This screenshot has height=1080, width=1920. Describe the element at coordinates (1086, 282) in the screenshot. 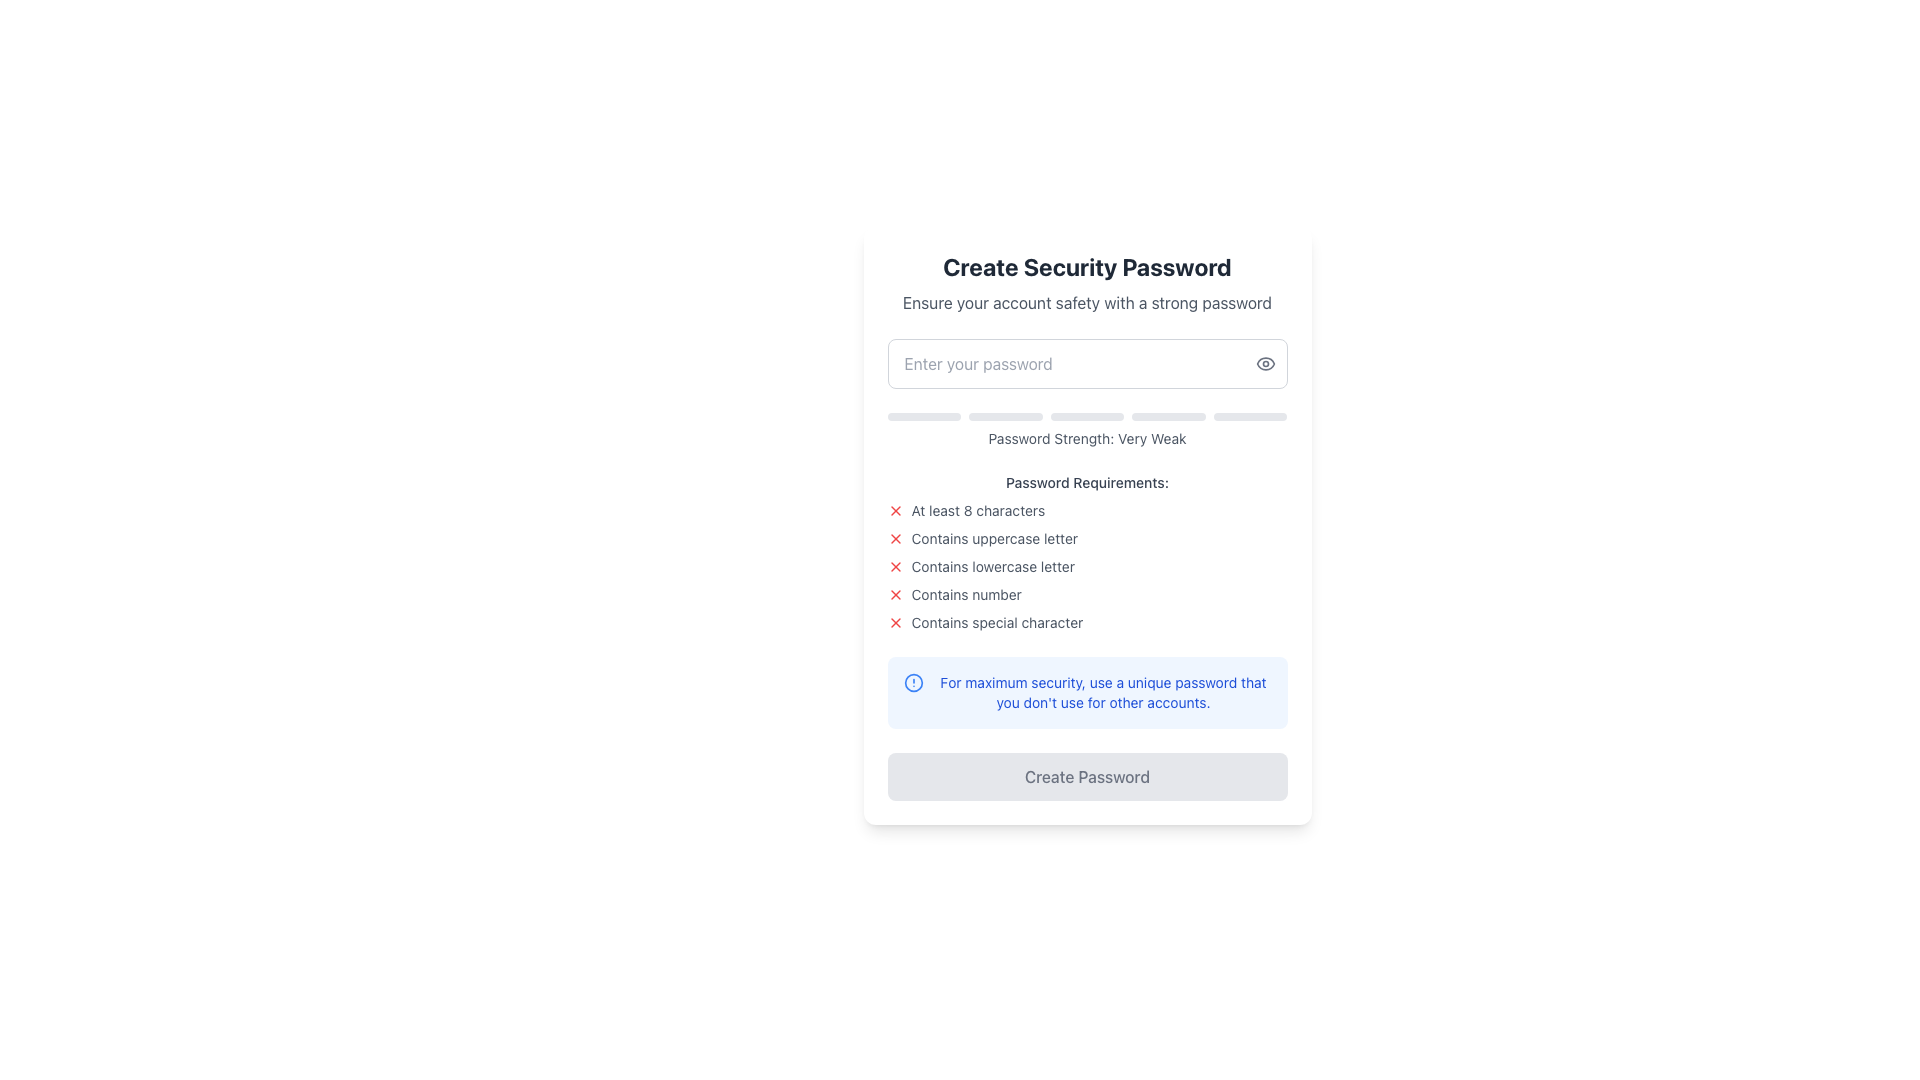

I see `the introductory header component that provides the title and brief description for creating a secure password` at that location.